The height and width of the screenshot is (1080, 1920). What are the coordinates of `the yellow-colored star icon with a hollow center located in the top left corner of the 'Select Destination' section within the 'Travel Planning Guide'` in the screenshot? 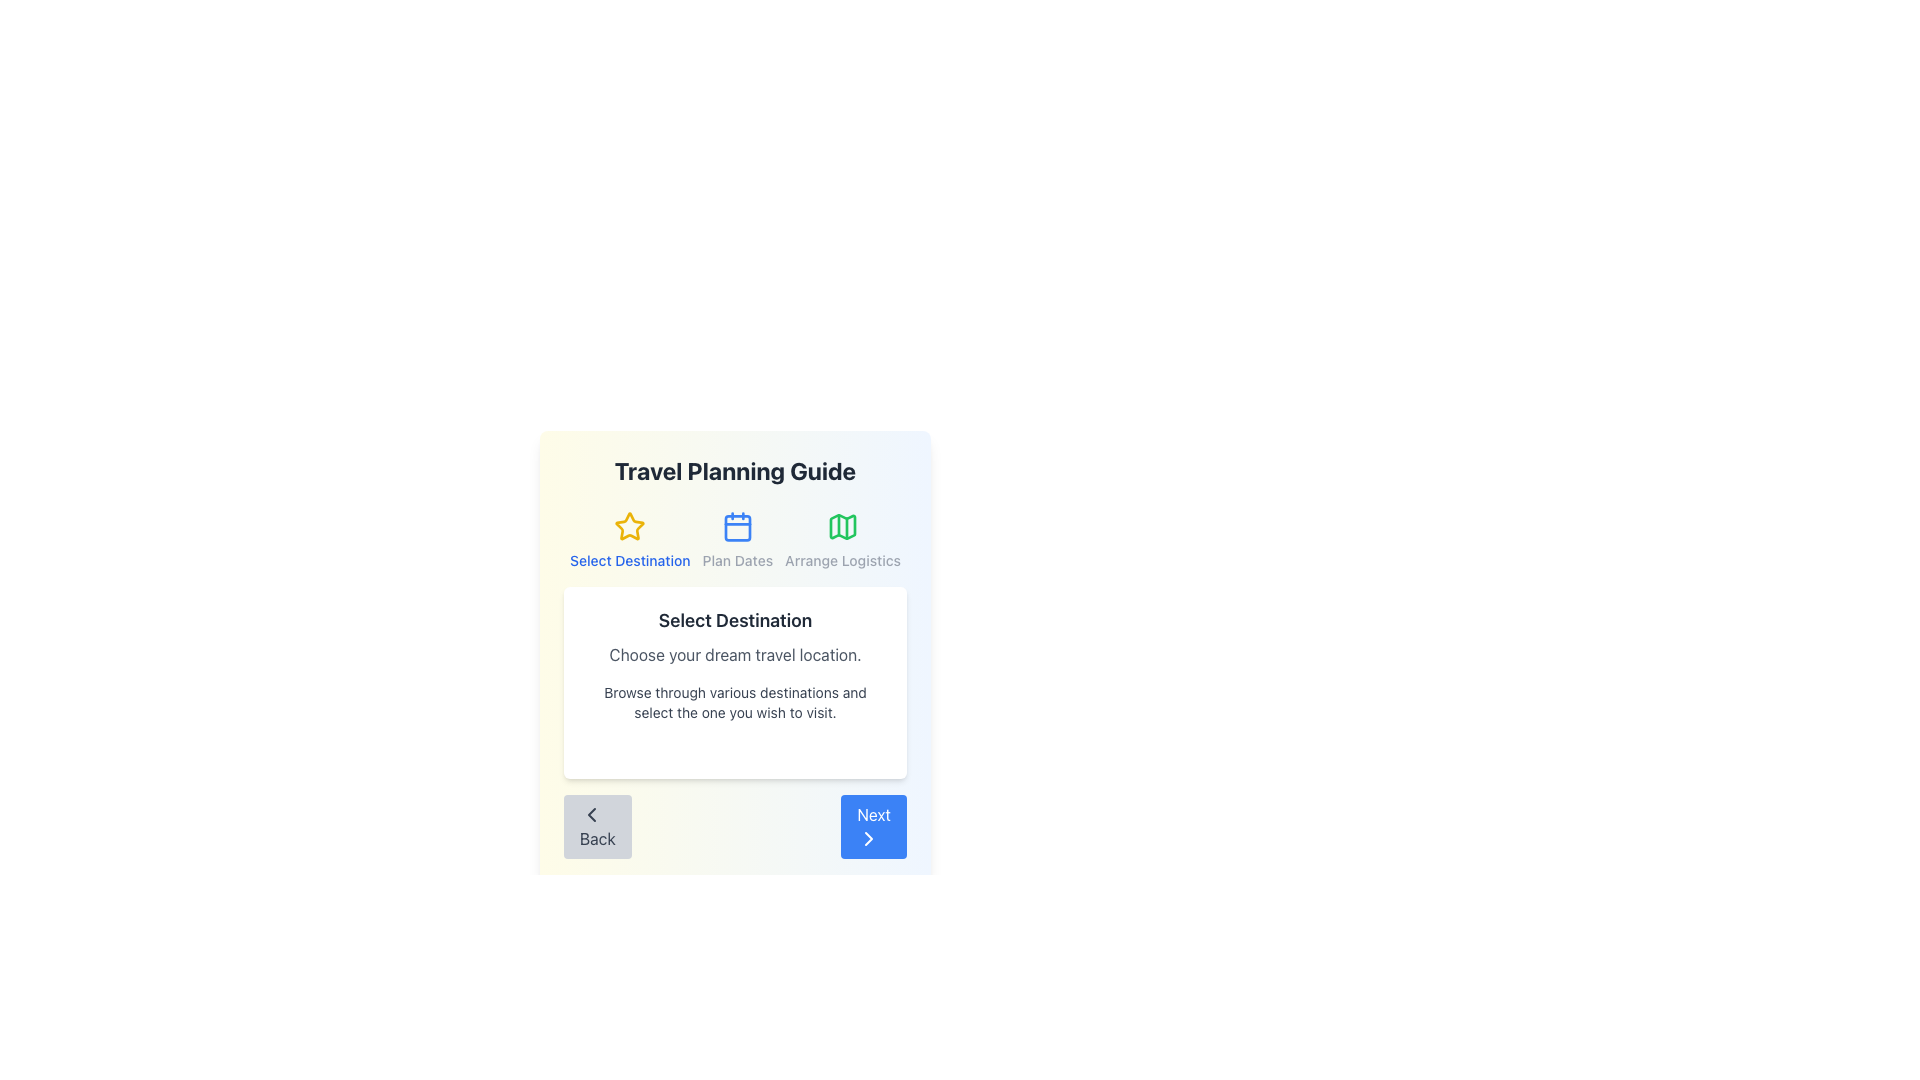 It's located at (629, 526).